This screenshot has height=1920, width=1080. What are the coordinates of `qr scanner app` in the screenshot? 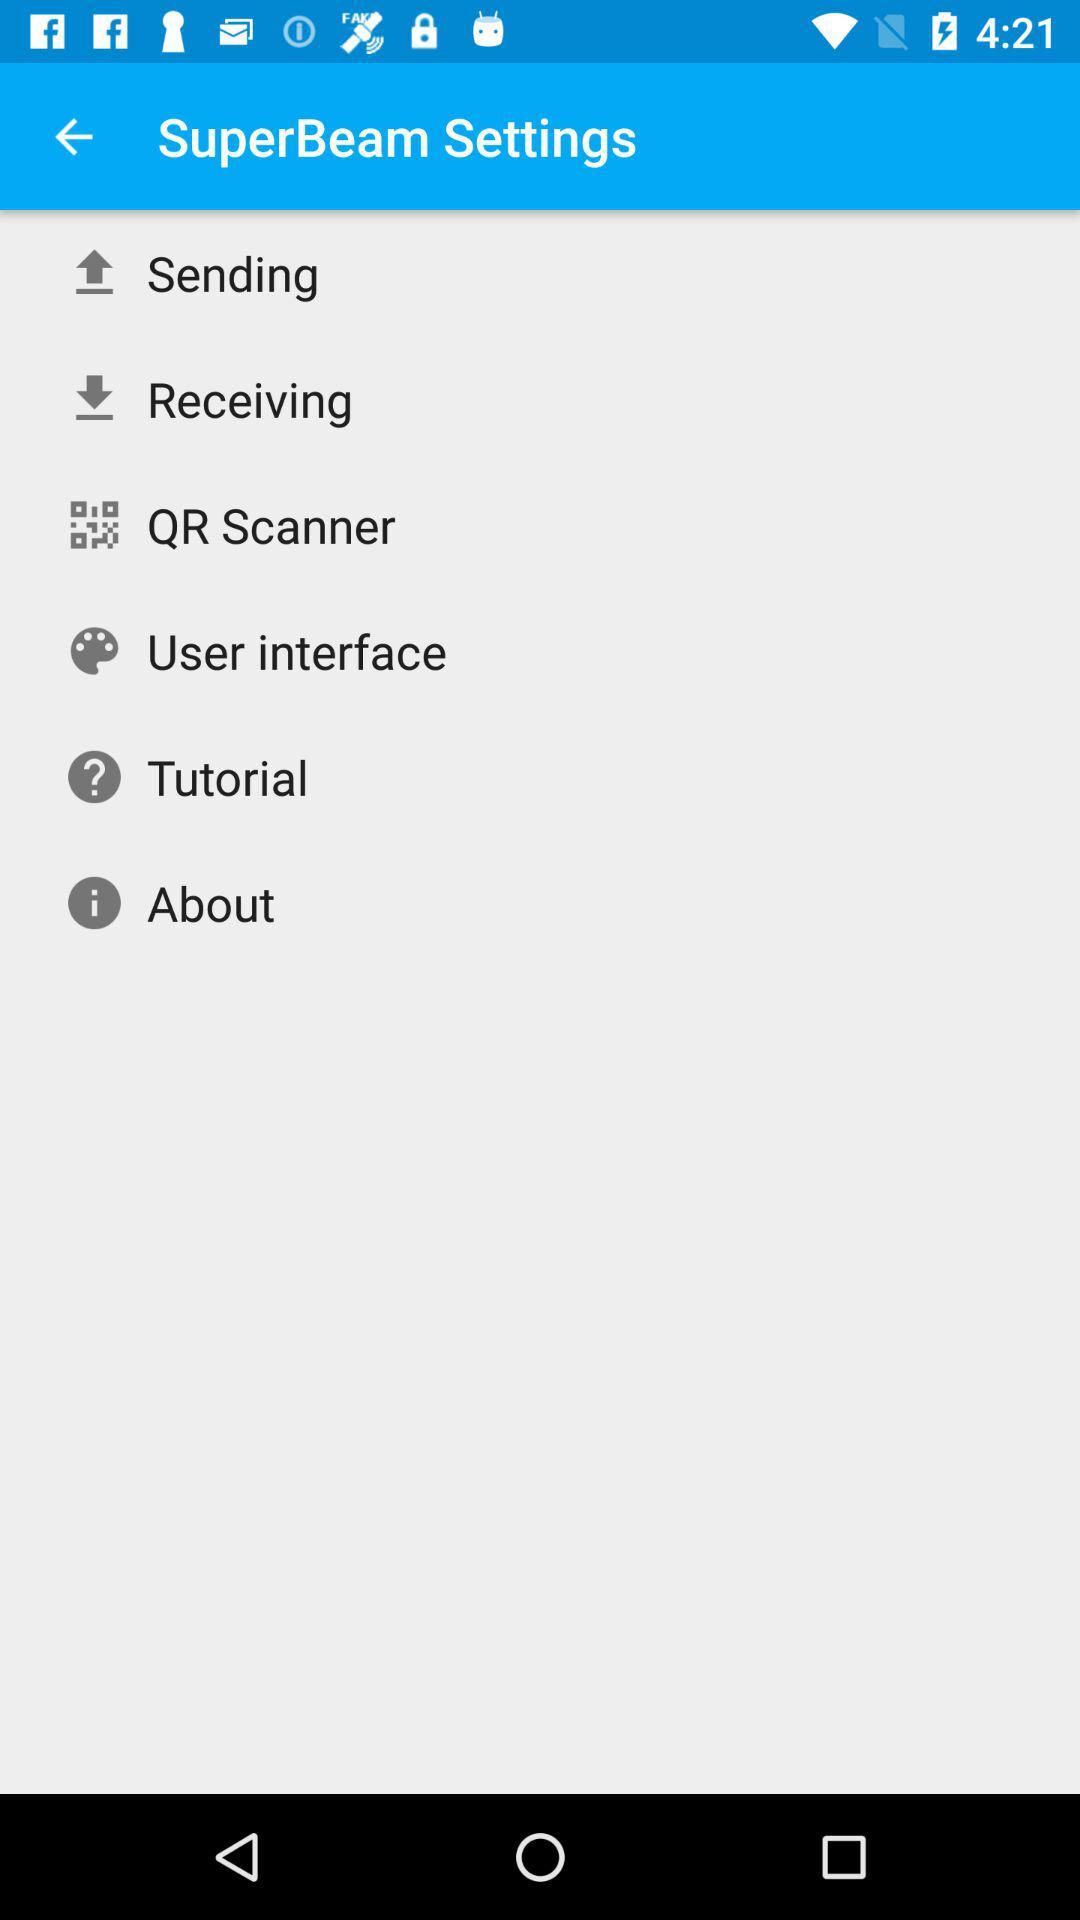 It's located at (271, 524).